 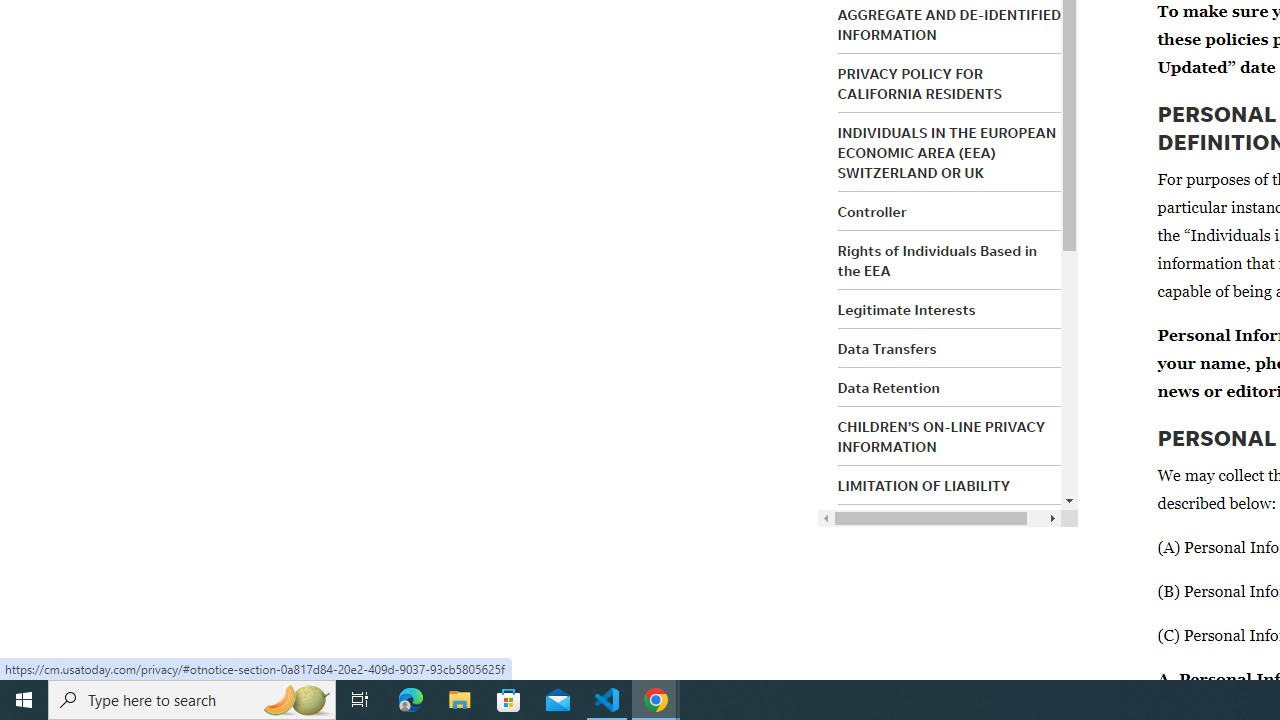 What do you see at coordinates (918, 82) in the screenshot?
I see `'PRIVACY POLICY FOR CALIFORNIA RESIDENTS'` at bounding box center [918, 82].